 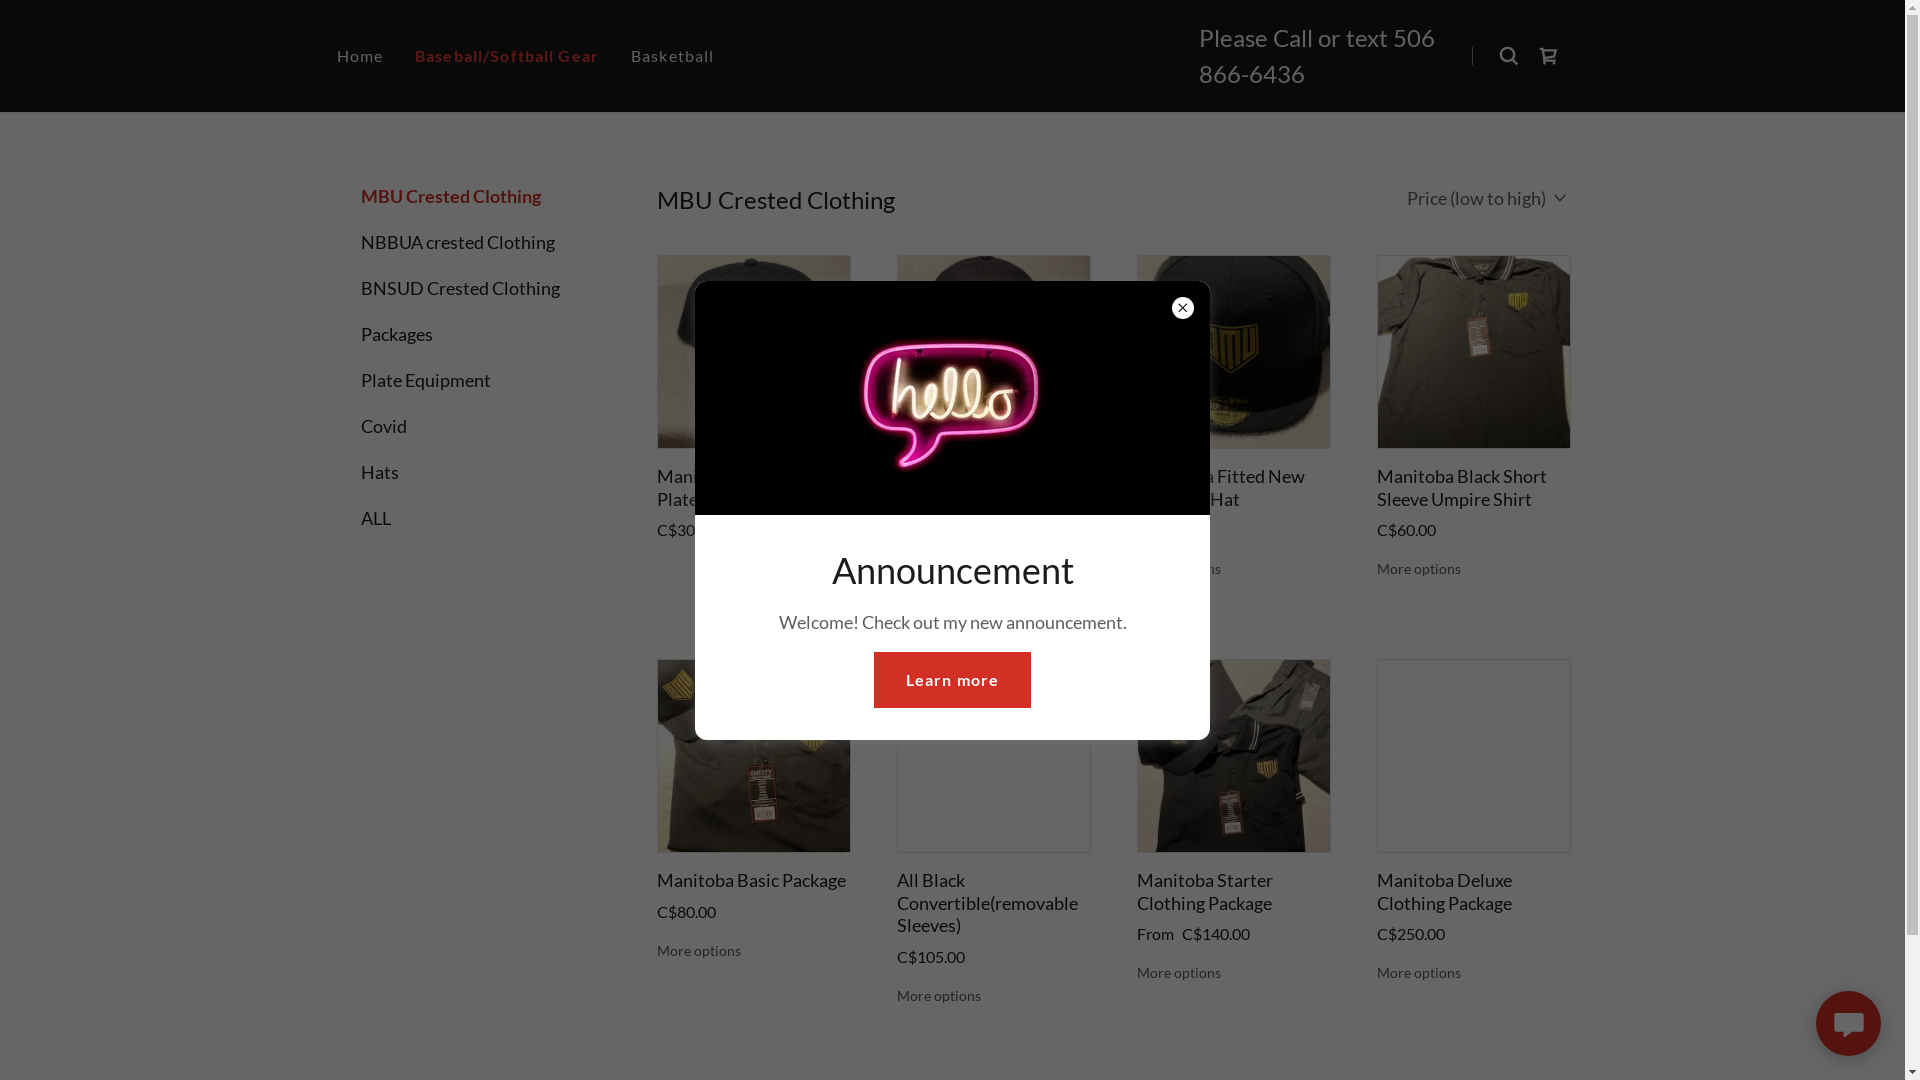 What do you see at coordinates (1488, 196) in the screenshot?
I see `'Price (low to high)'` at bounding box center [1488, 196].